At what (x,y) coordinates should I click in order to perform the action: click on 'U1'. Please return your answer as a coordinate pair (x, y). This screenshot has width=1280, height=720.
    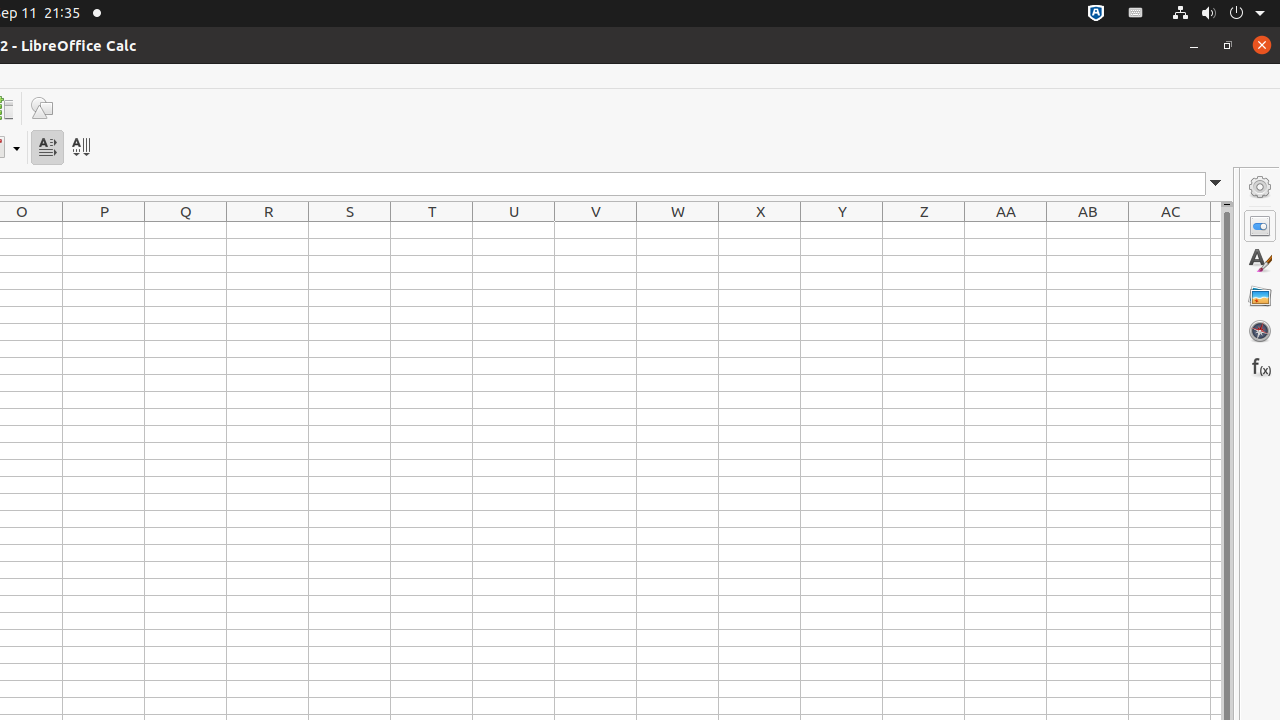
    Looking at the image, I should click on (514, 229).